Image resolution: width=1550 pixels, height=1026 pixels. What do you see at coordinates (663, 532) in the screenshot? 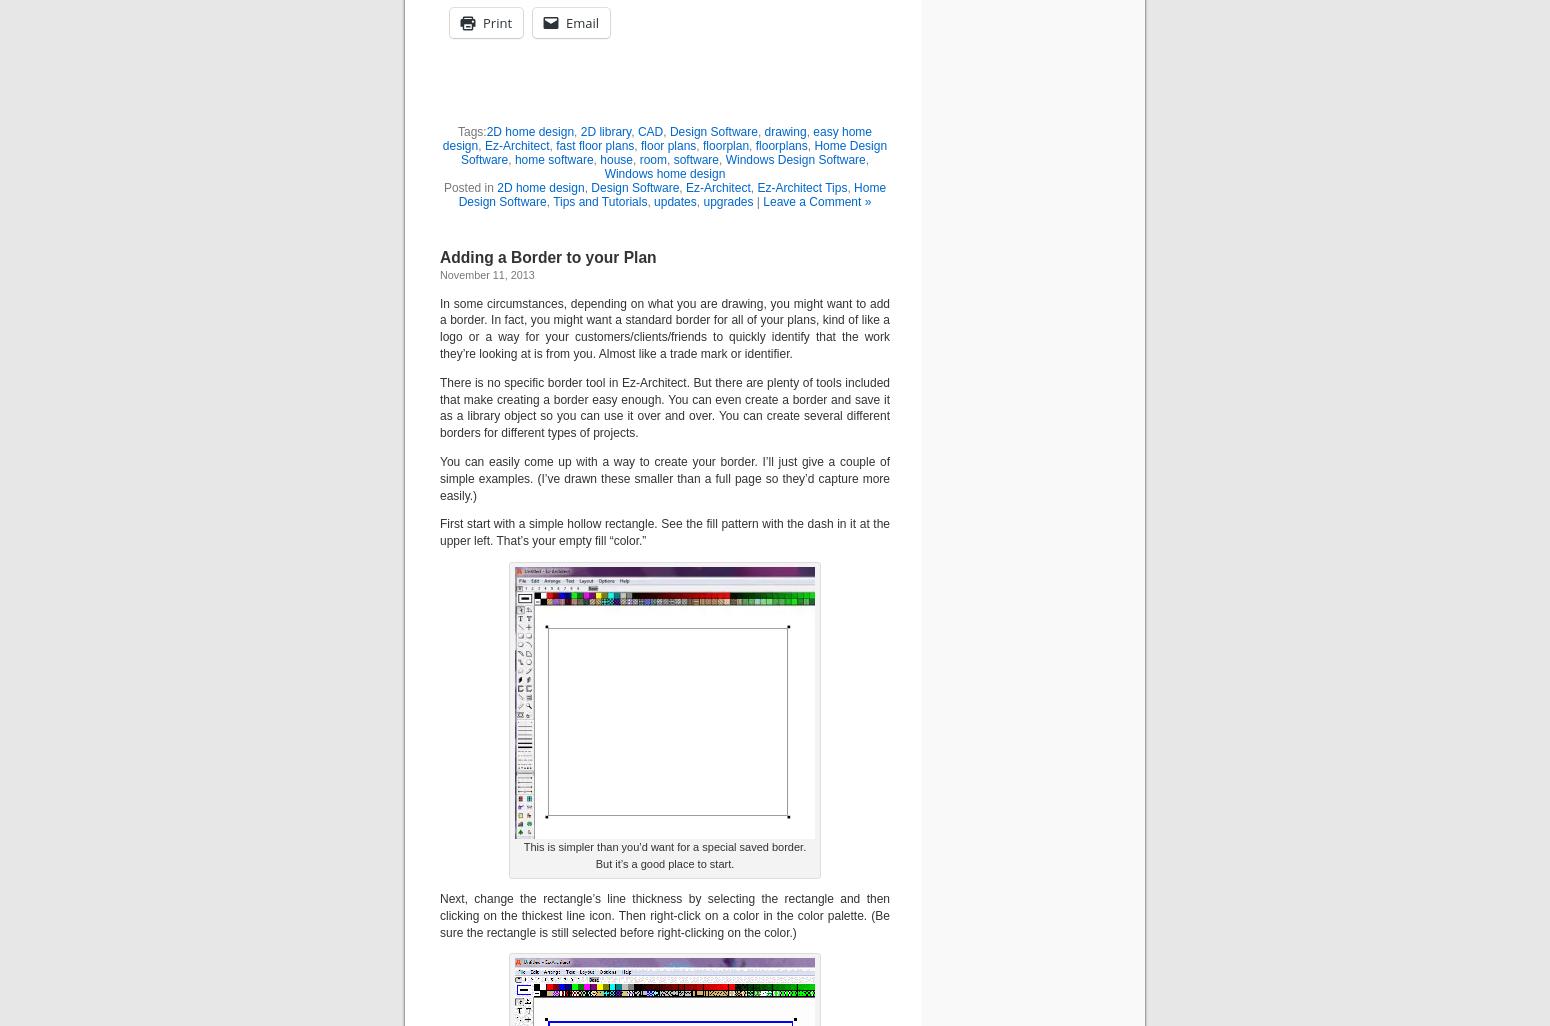
I see `'First start with a simple hollow rectangle. See the fill pattern with the dash in it at the upper left. That’s your empty fill “color.”'` at bounding box center [663, 532].